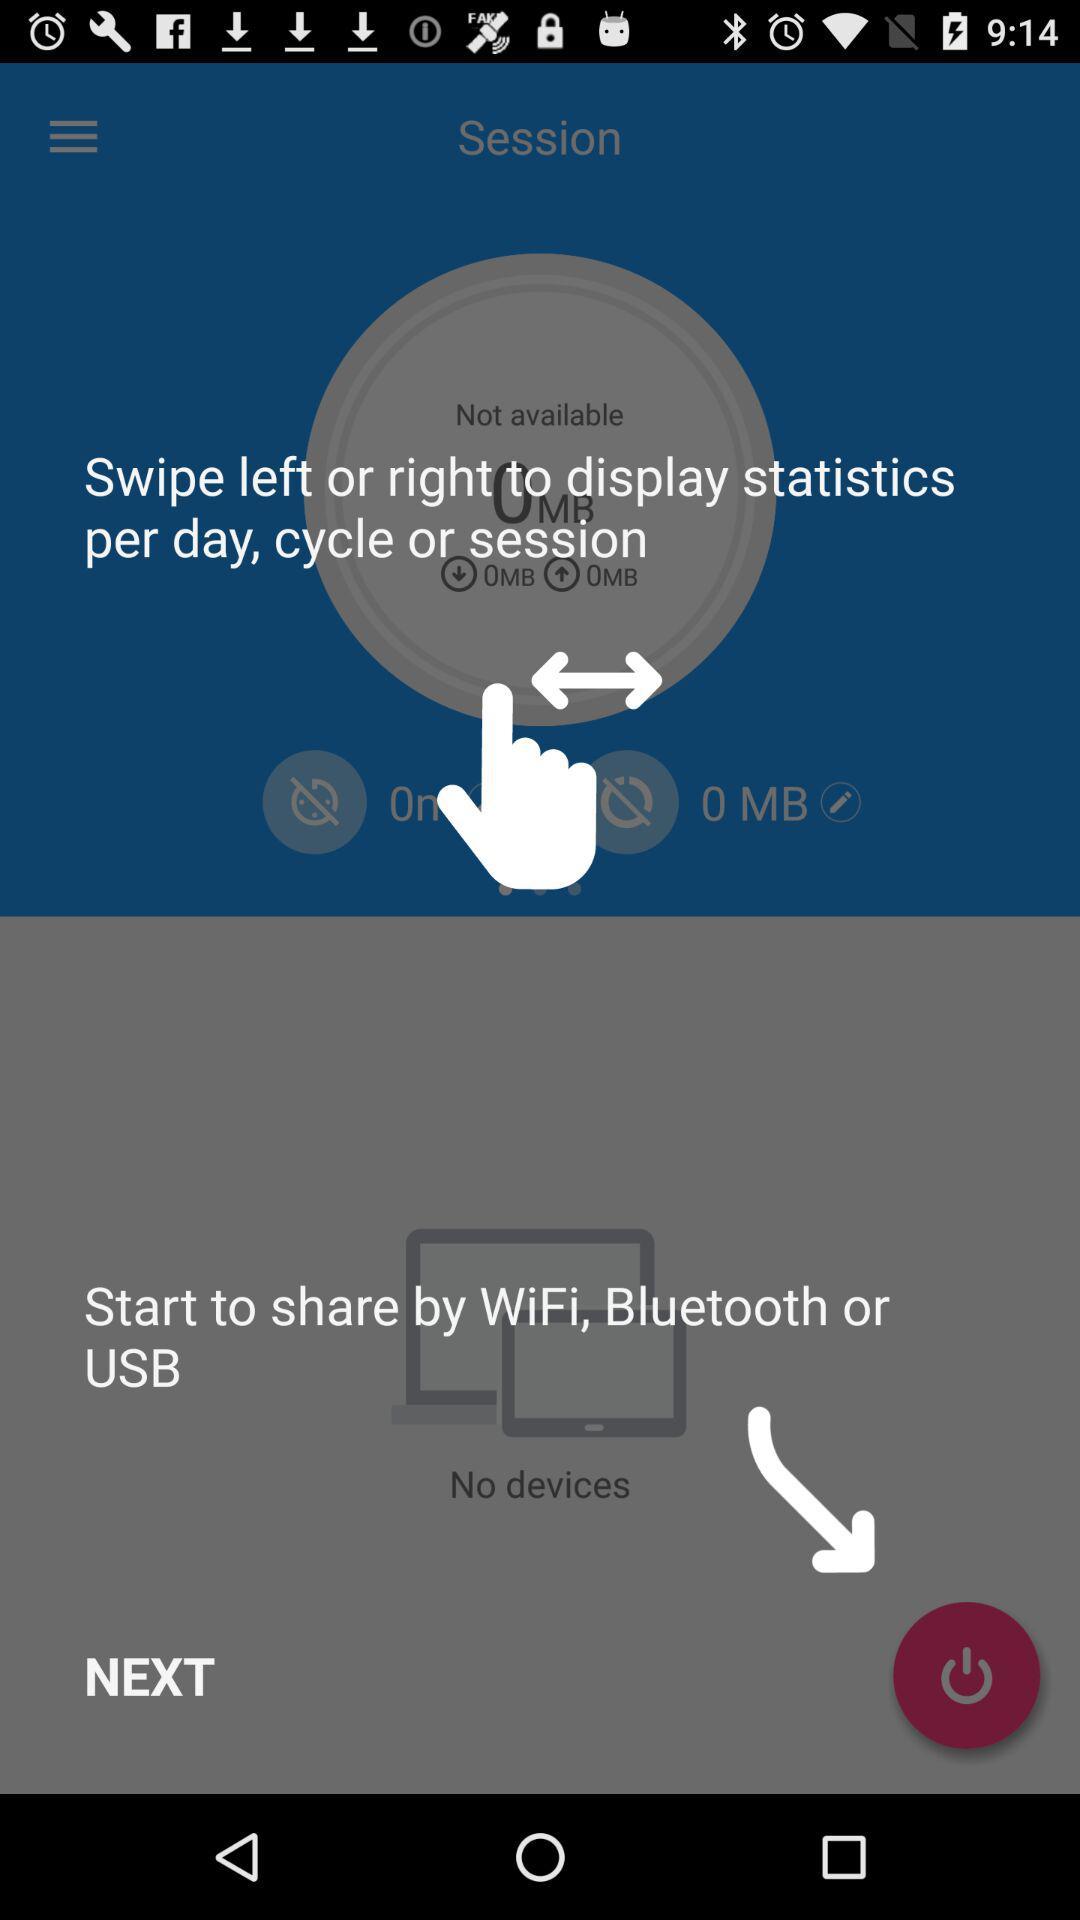 The image size is (1080, 1920). Describe the element at coordinates (148, 1675) in the screenshot. I see `the icon below the start to share` at that location.